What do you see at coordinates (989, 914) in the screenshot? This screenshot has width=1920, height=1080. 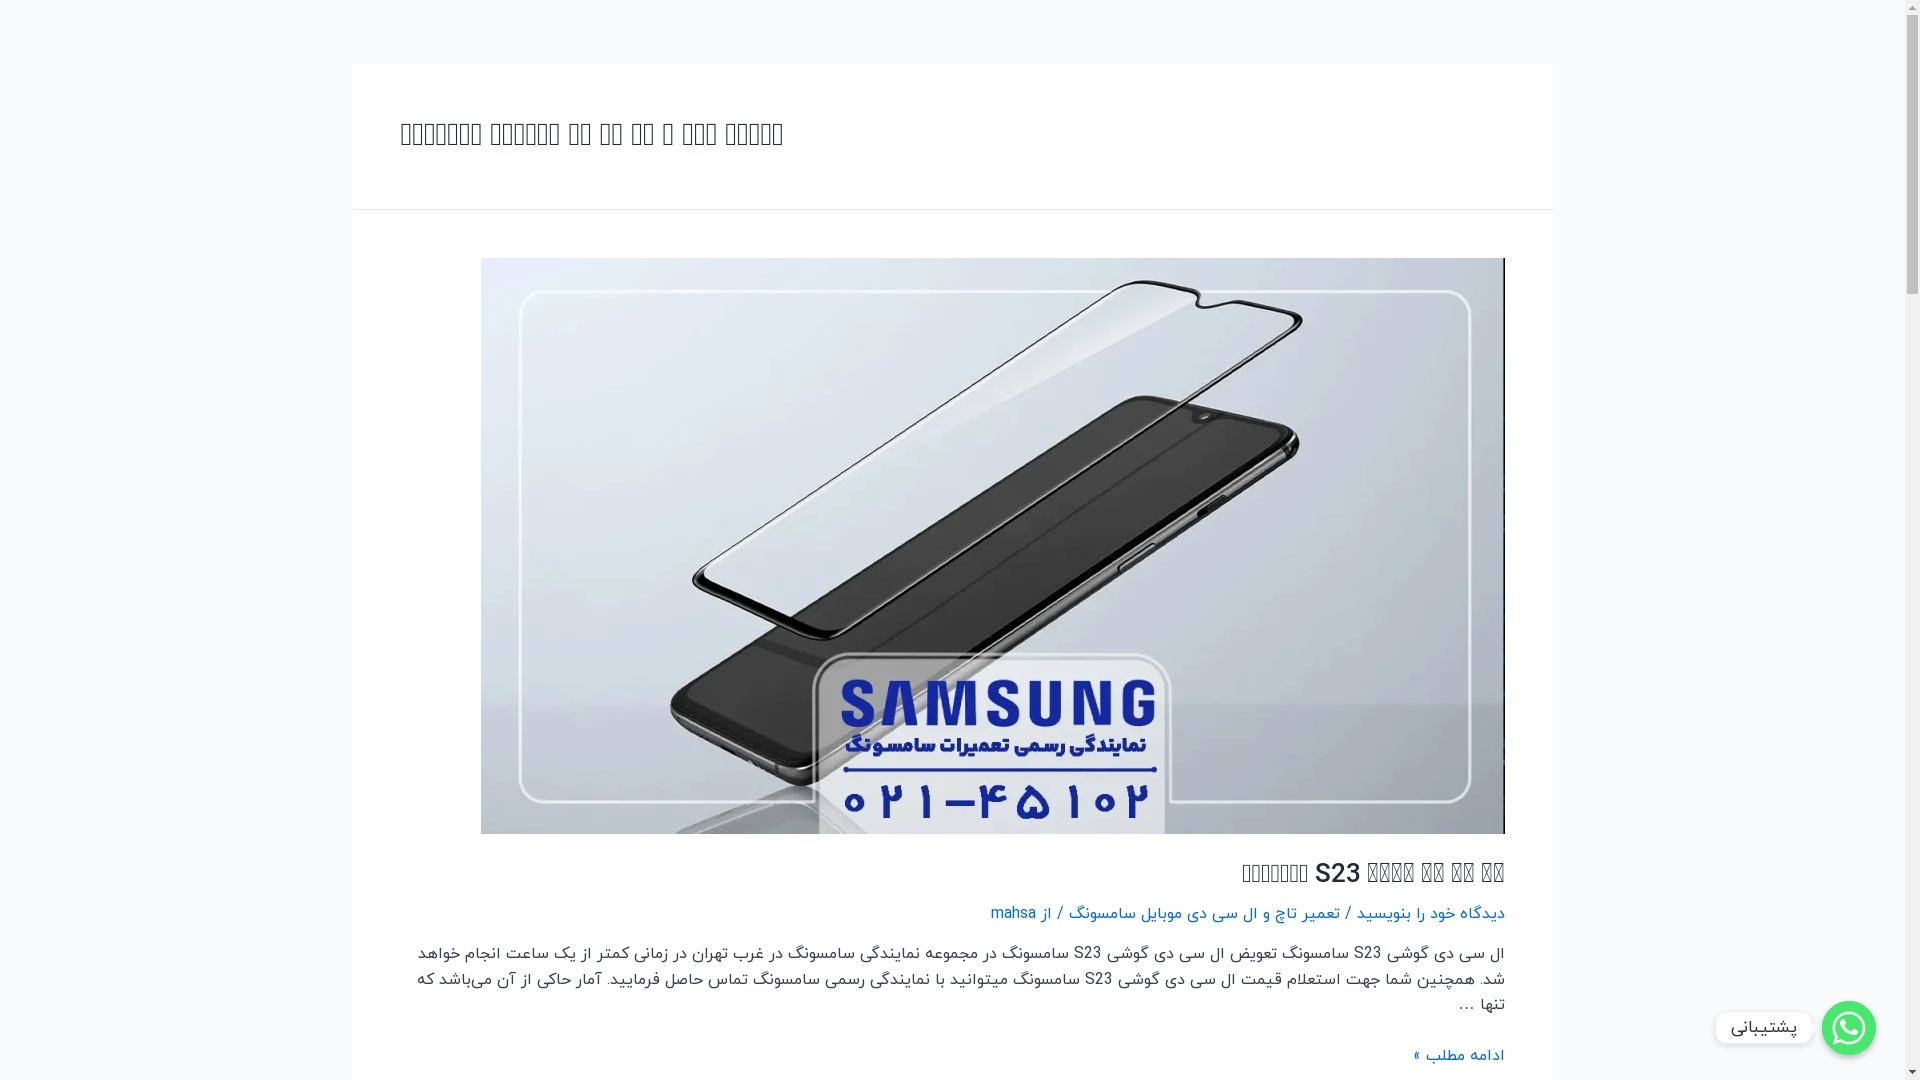 I see `'mahsa'` at bounding box center [989, 914].